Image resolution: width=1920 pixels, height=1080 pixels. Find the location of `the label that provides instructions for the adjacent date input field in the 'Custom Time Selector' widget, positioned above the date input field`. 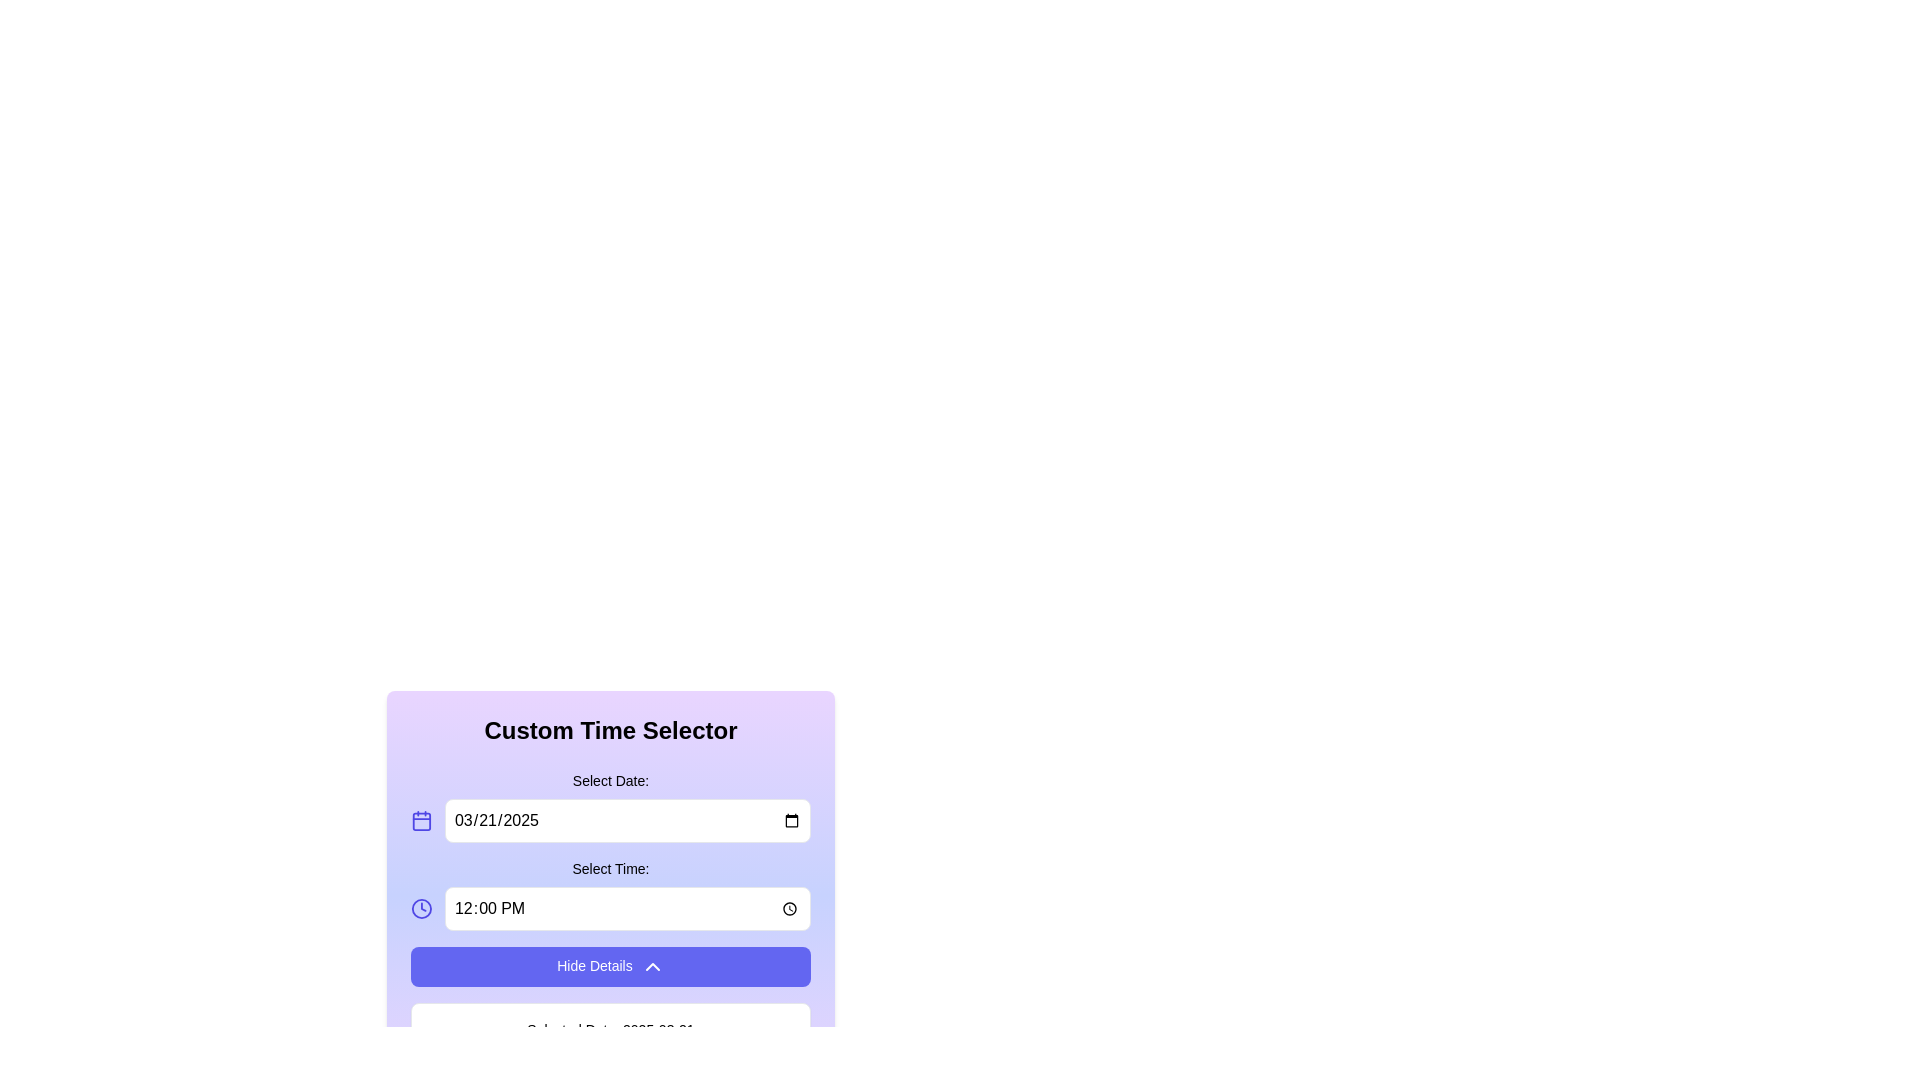

the label that provides instructions for the adjacent date input field in the 'Custom Time Selector' widget, positioned above the date input field is located at coordinates (609, 805).